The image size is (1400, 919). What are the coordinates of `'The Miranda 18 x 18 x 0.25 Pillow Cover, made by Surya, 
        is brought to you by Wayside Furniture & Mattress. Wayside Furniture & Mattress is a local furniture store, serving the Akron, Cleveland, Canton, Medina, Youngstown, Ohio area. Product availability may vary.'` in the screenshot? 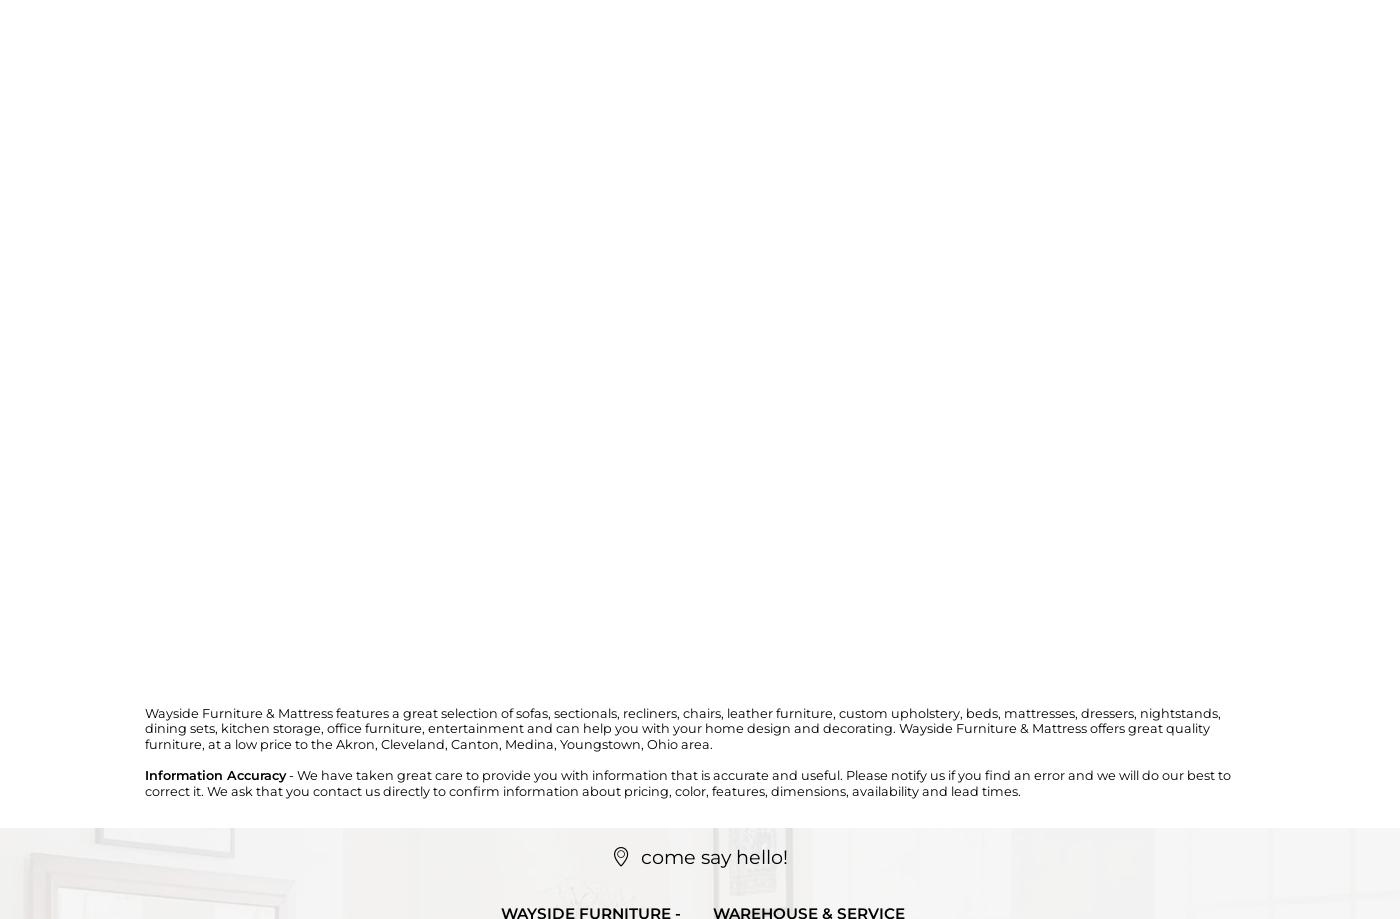 It's located at (692, 319).